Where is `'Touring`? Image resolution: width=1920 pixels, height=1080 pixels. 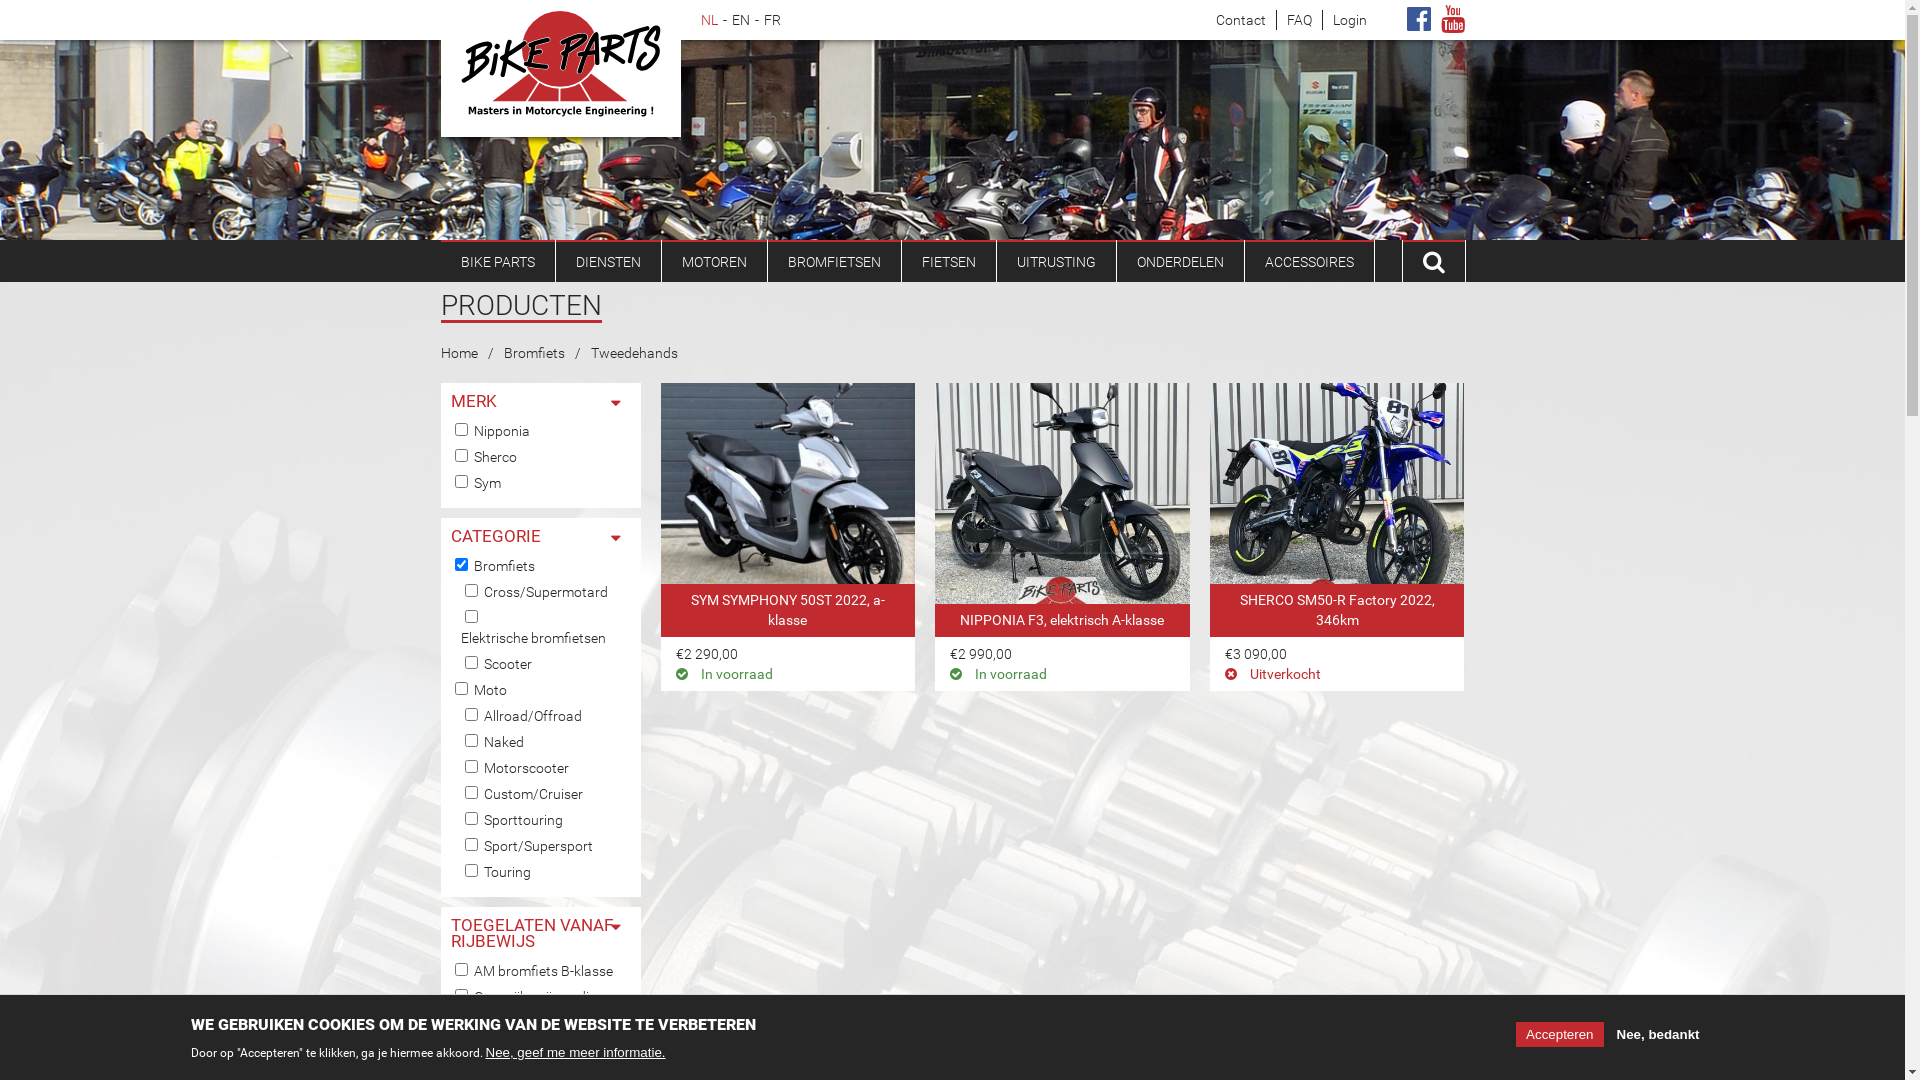 'Touring is located at coordinates (507, 870).